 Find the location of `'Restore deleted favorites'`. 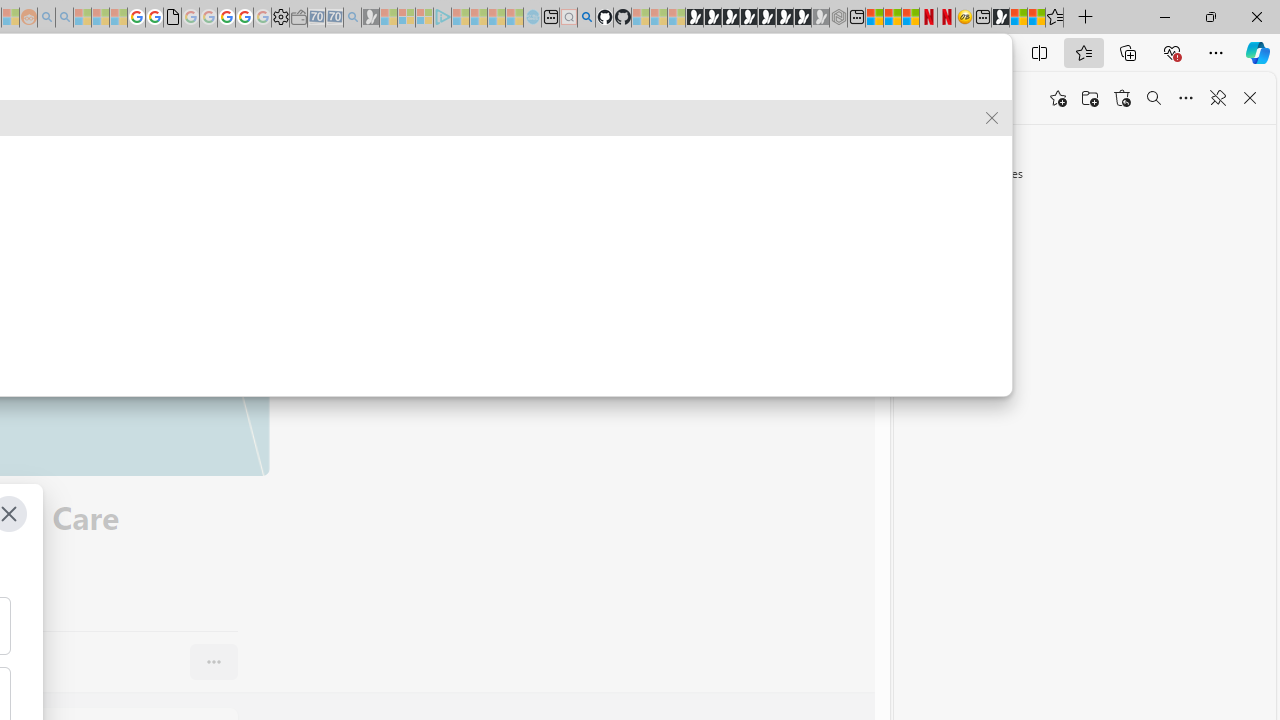

'Restore deleted favorites' is located at coordinates (1122, 98).